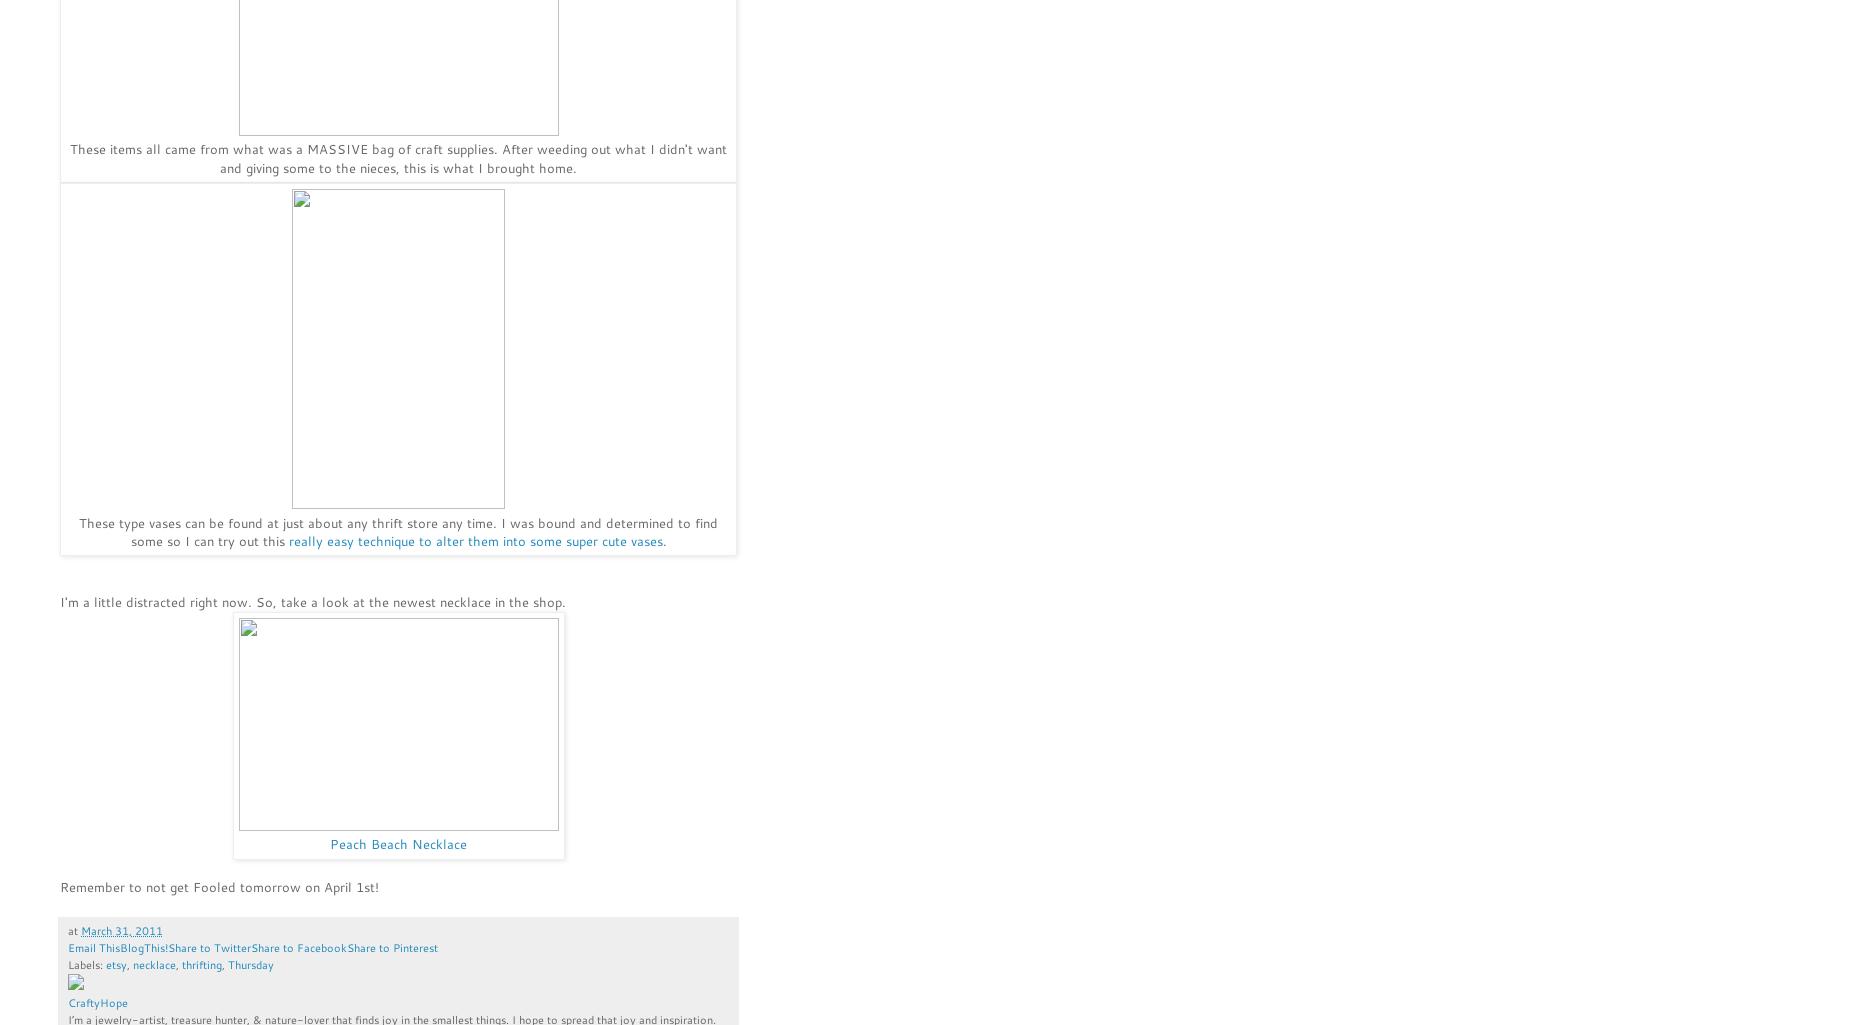 The image size is (1858, 1025). Describe the element at coordinates (120, 947) in the screenshot. I see `'BlogThis!'` at that location.